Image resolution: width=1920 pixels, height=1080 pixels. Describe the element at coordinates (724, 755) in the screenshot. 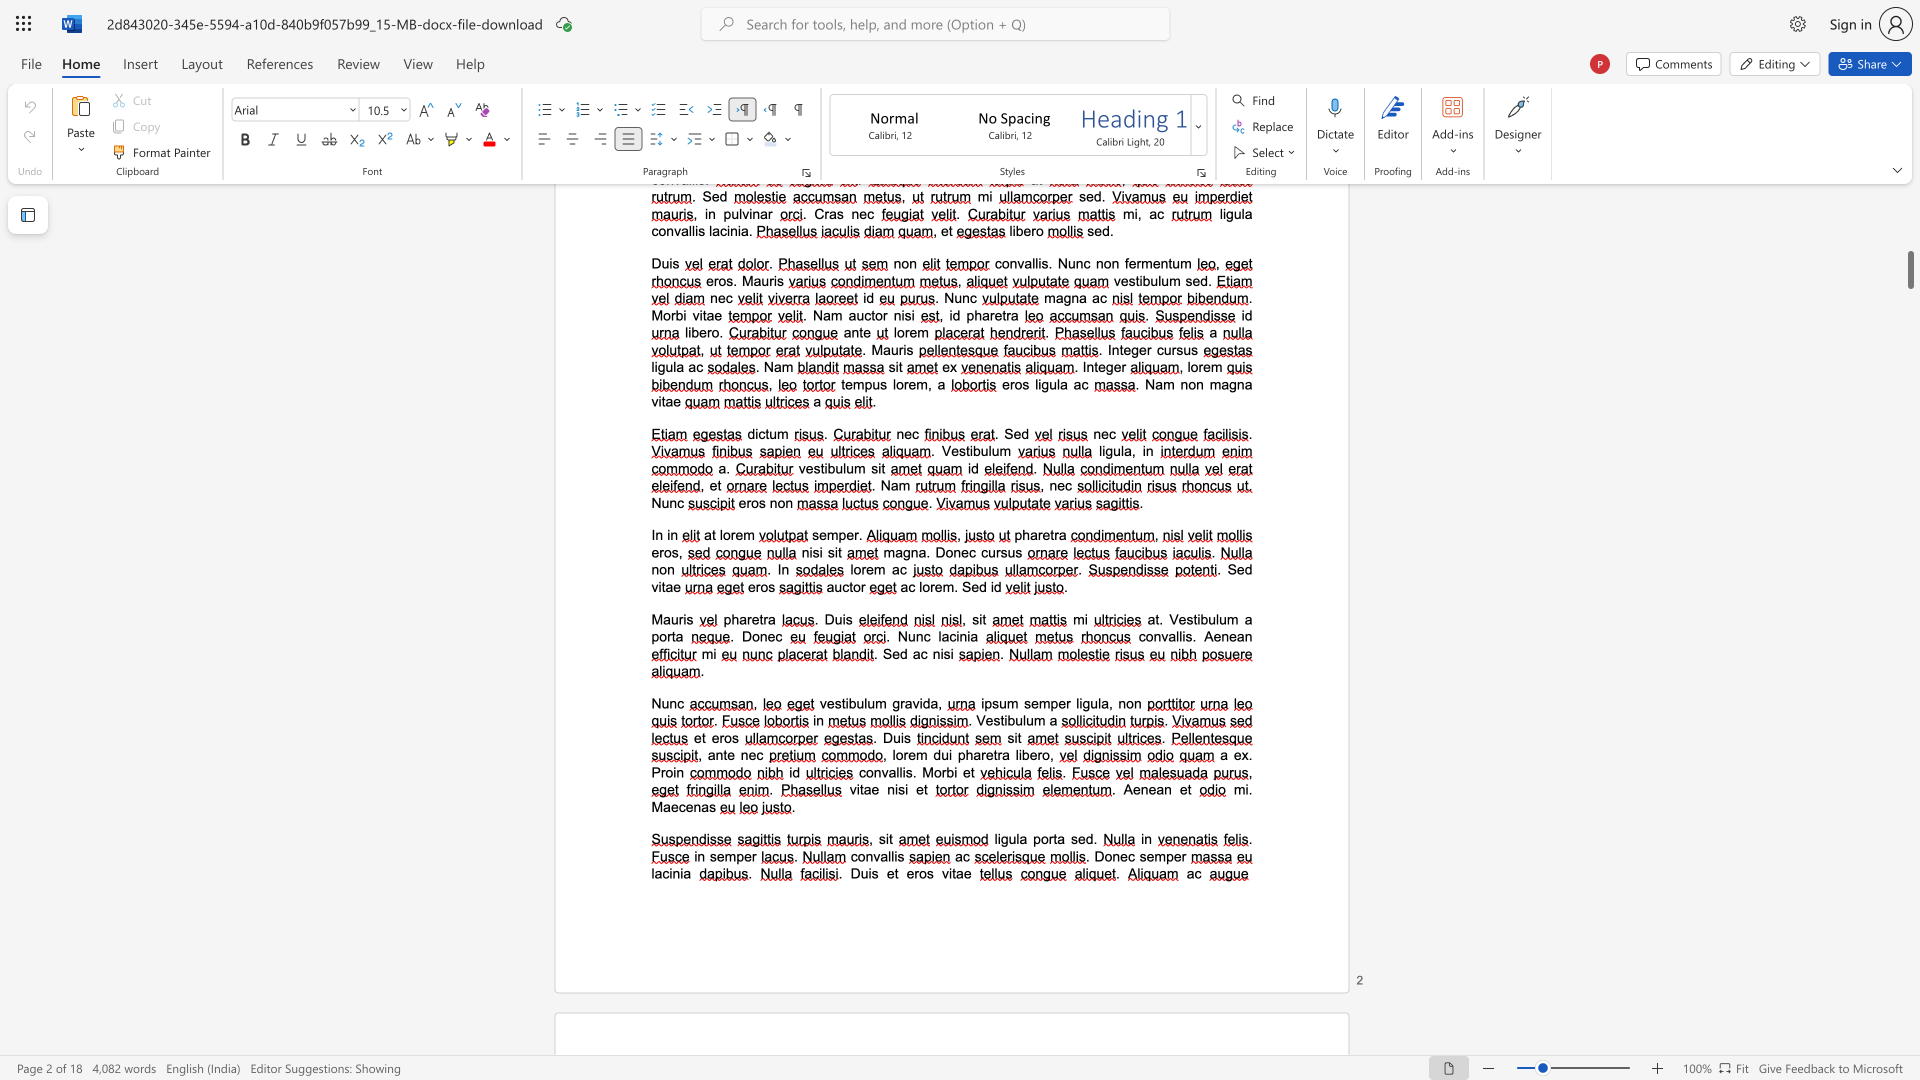

I see `the 1th character "t" in the text` at that location.